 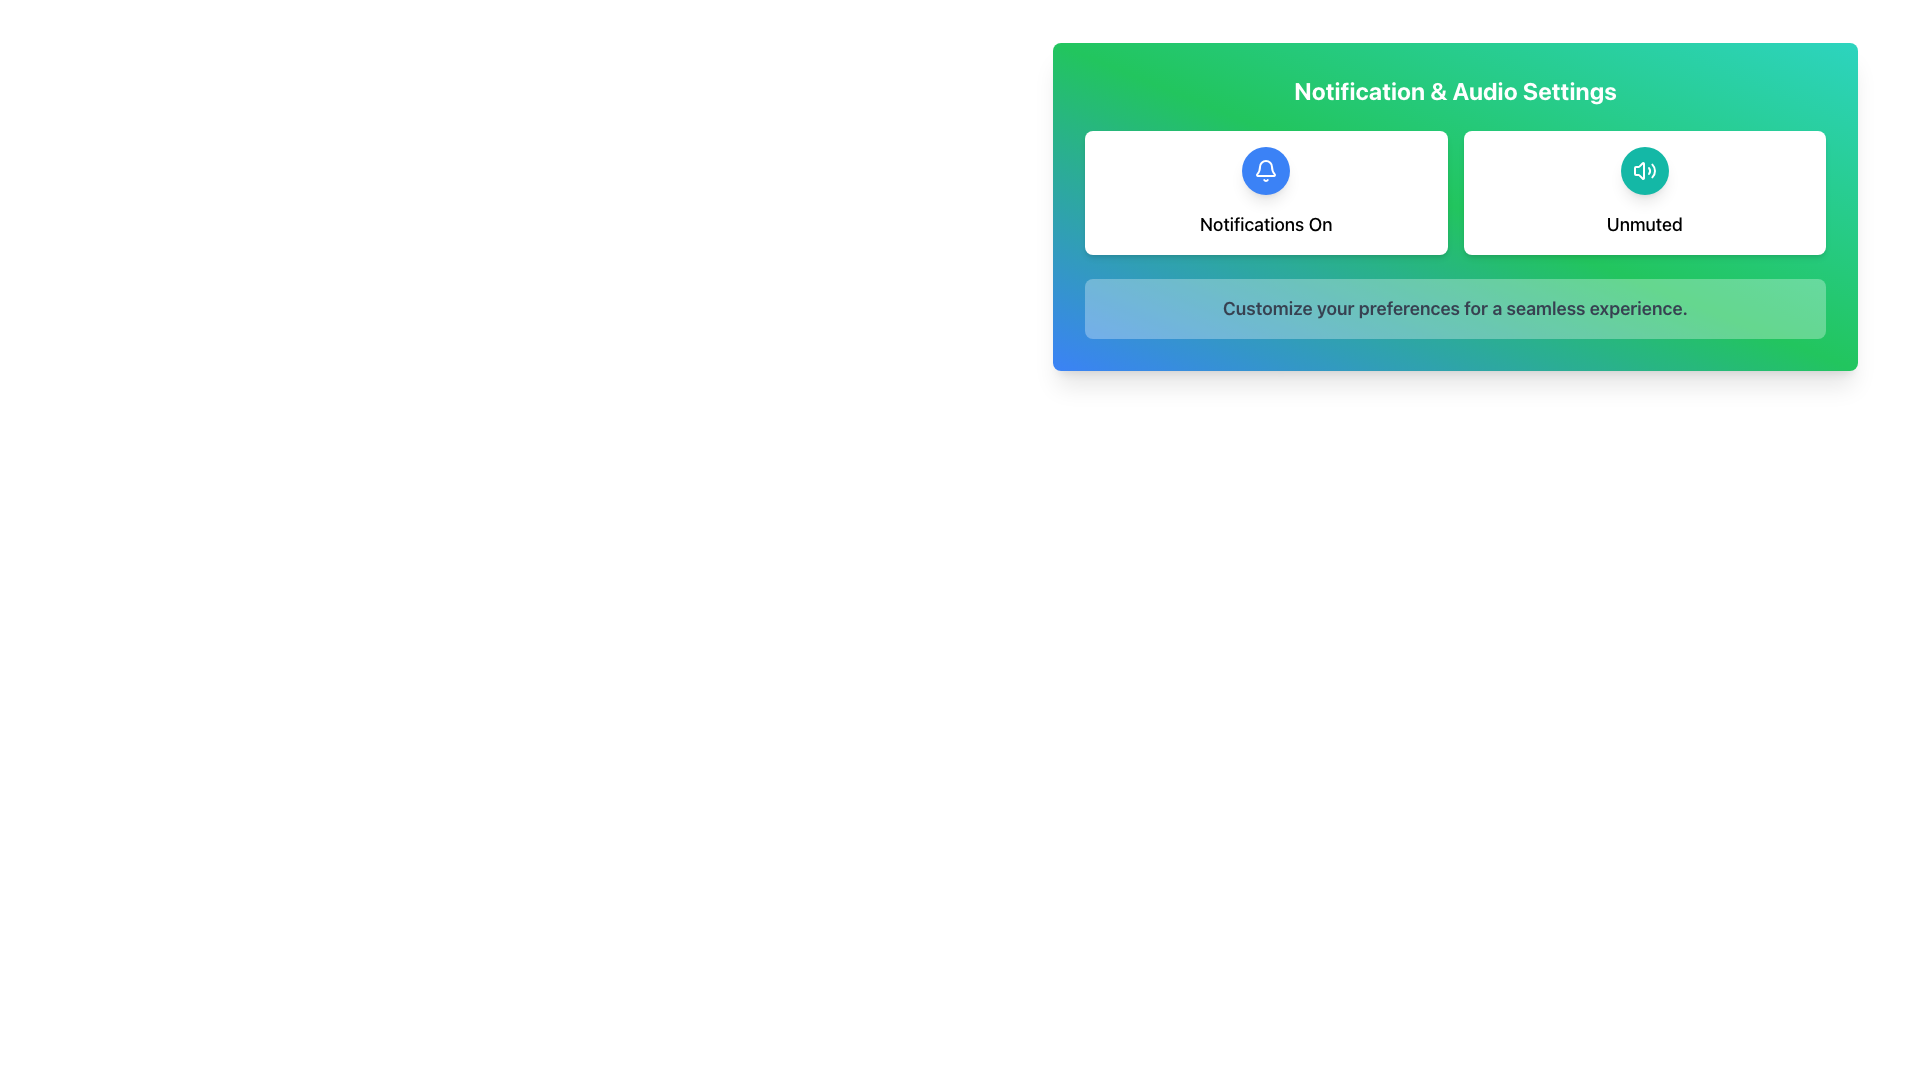 What do you see at coordinates (1265, 169) in the screenshot?
I see `the bell icon within the 'Notifications On' button on the green-and-blue gradient panel` at bounding box center [1265, 169].